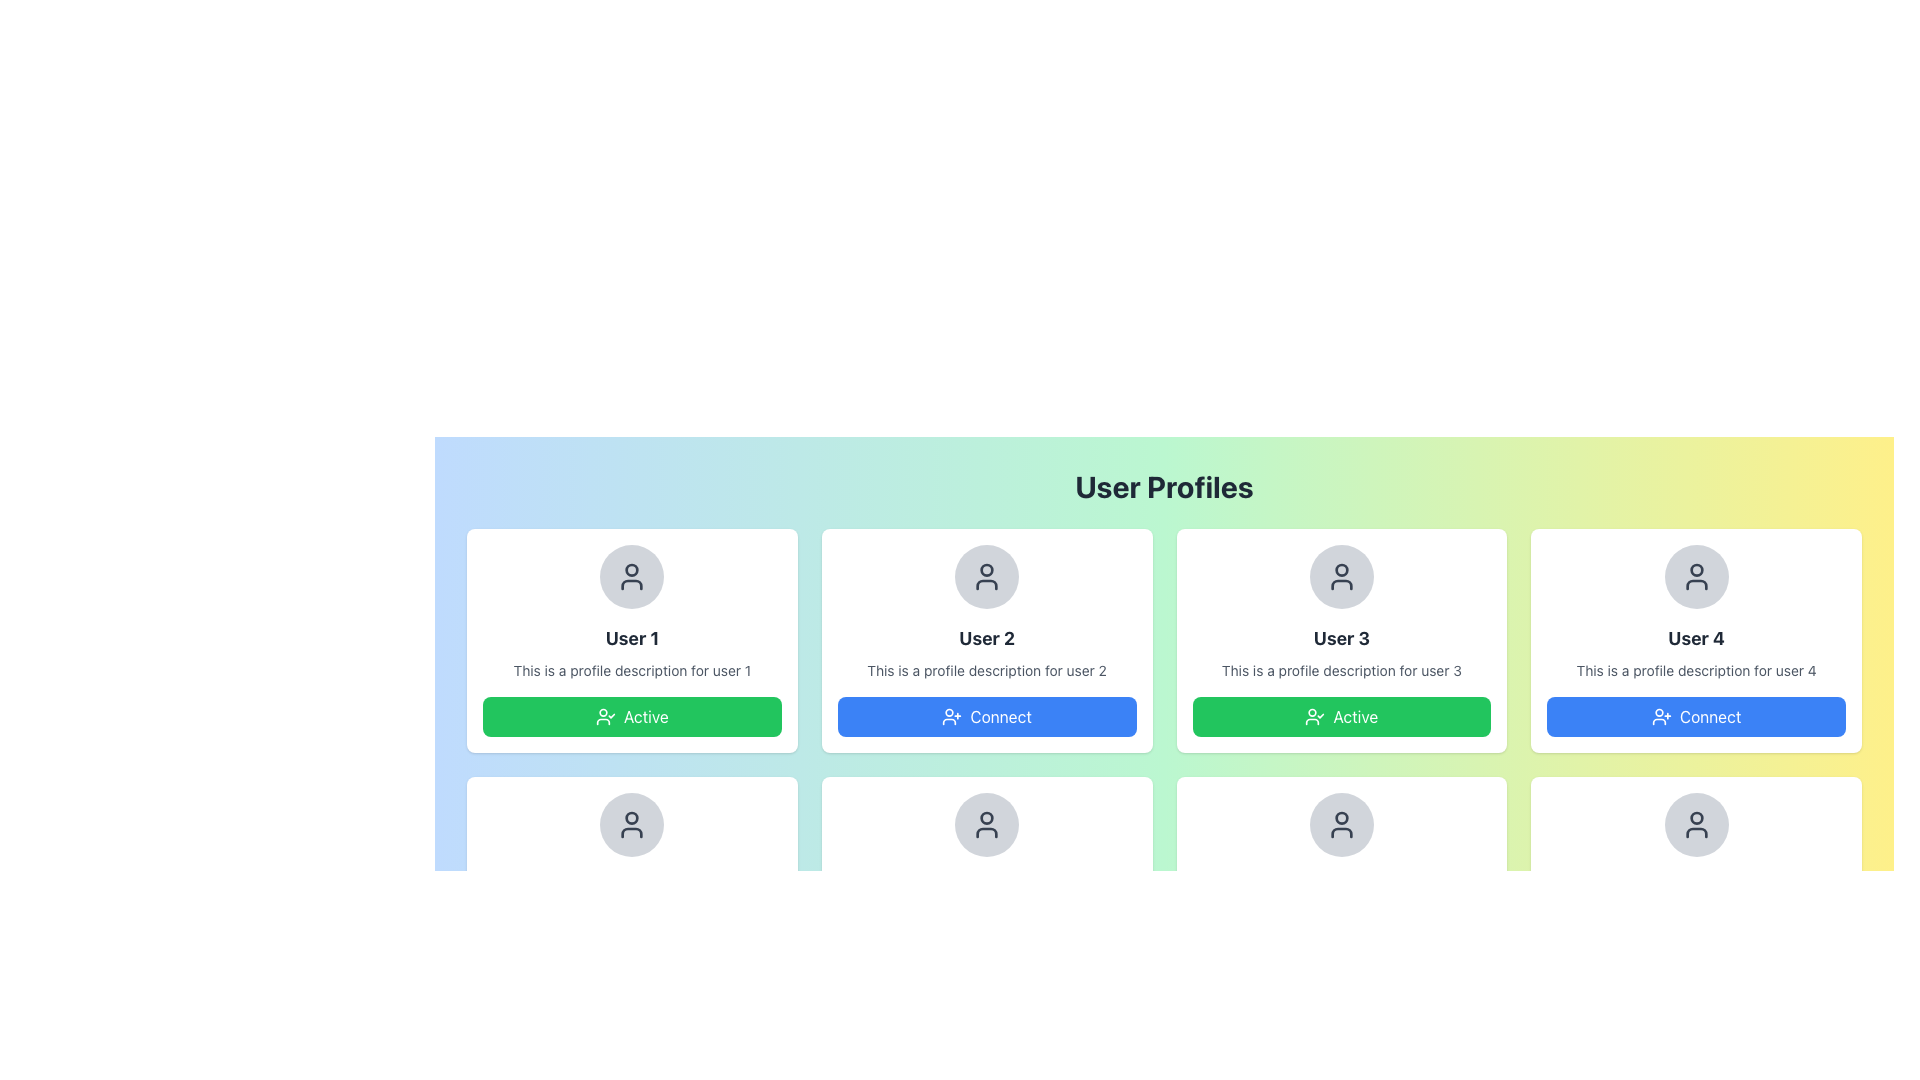  I want to click on the active status icon located within the green 'Active' button for the 'User 1' profile card, so click(604, 716).